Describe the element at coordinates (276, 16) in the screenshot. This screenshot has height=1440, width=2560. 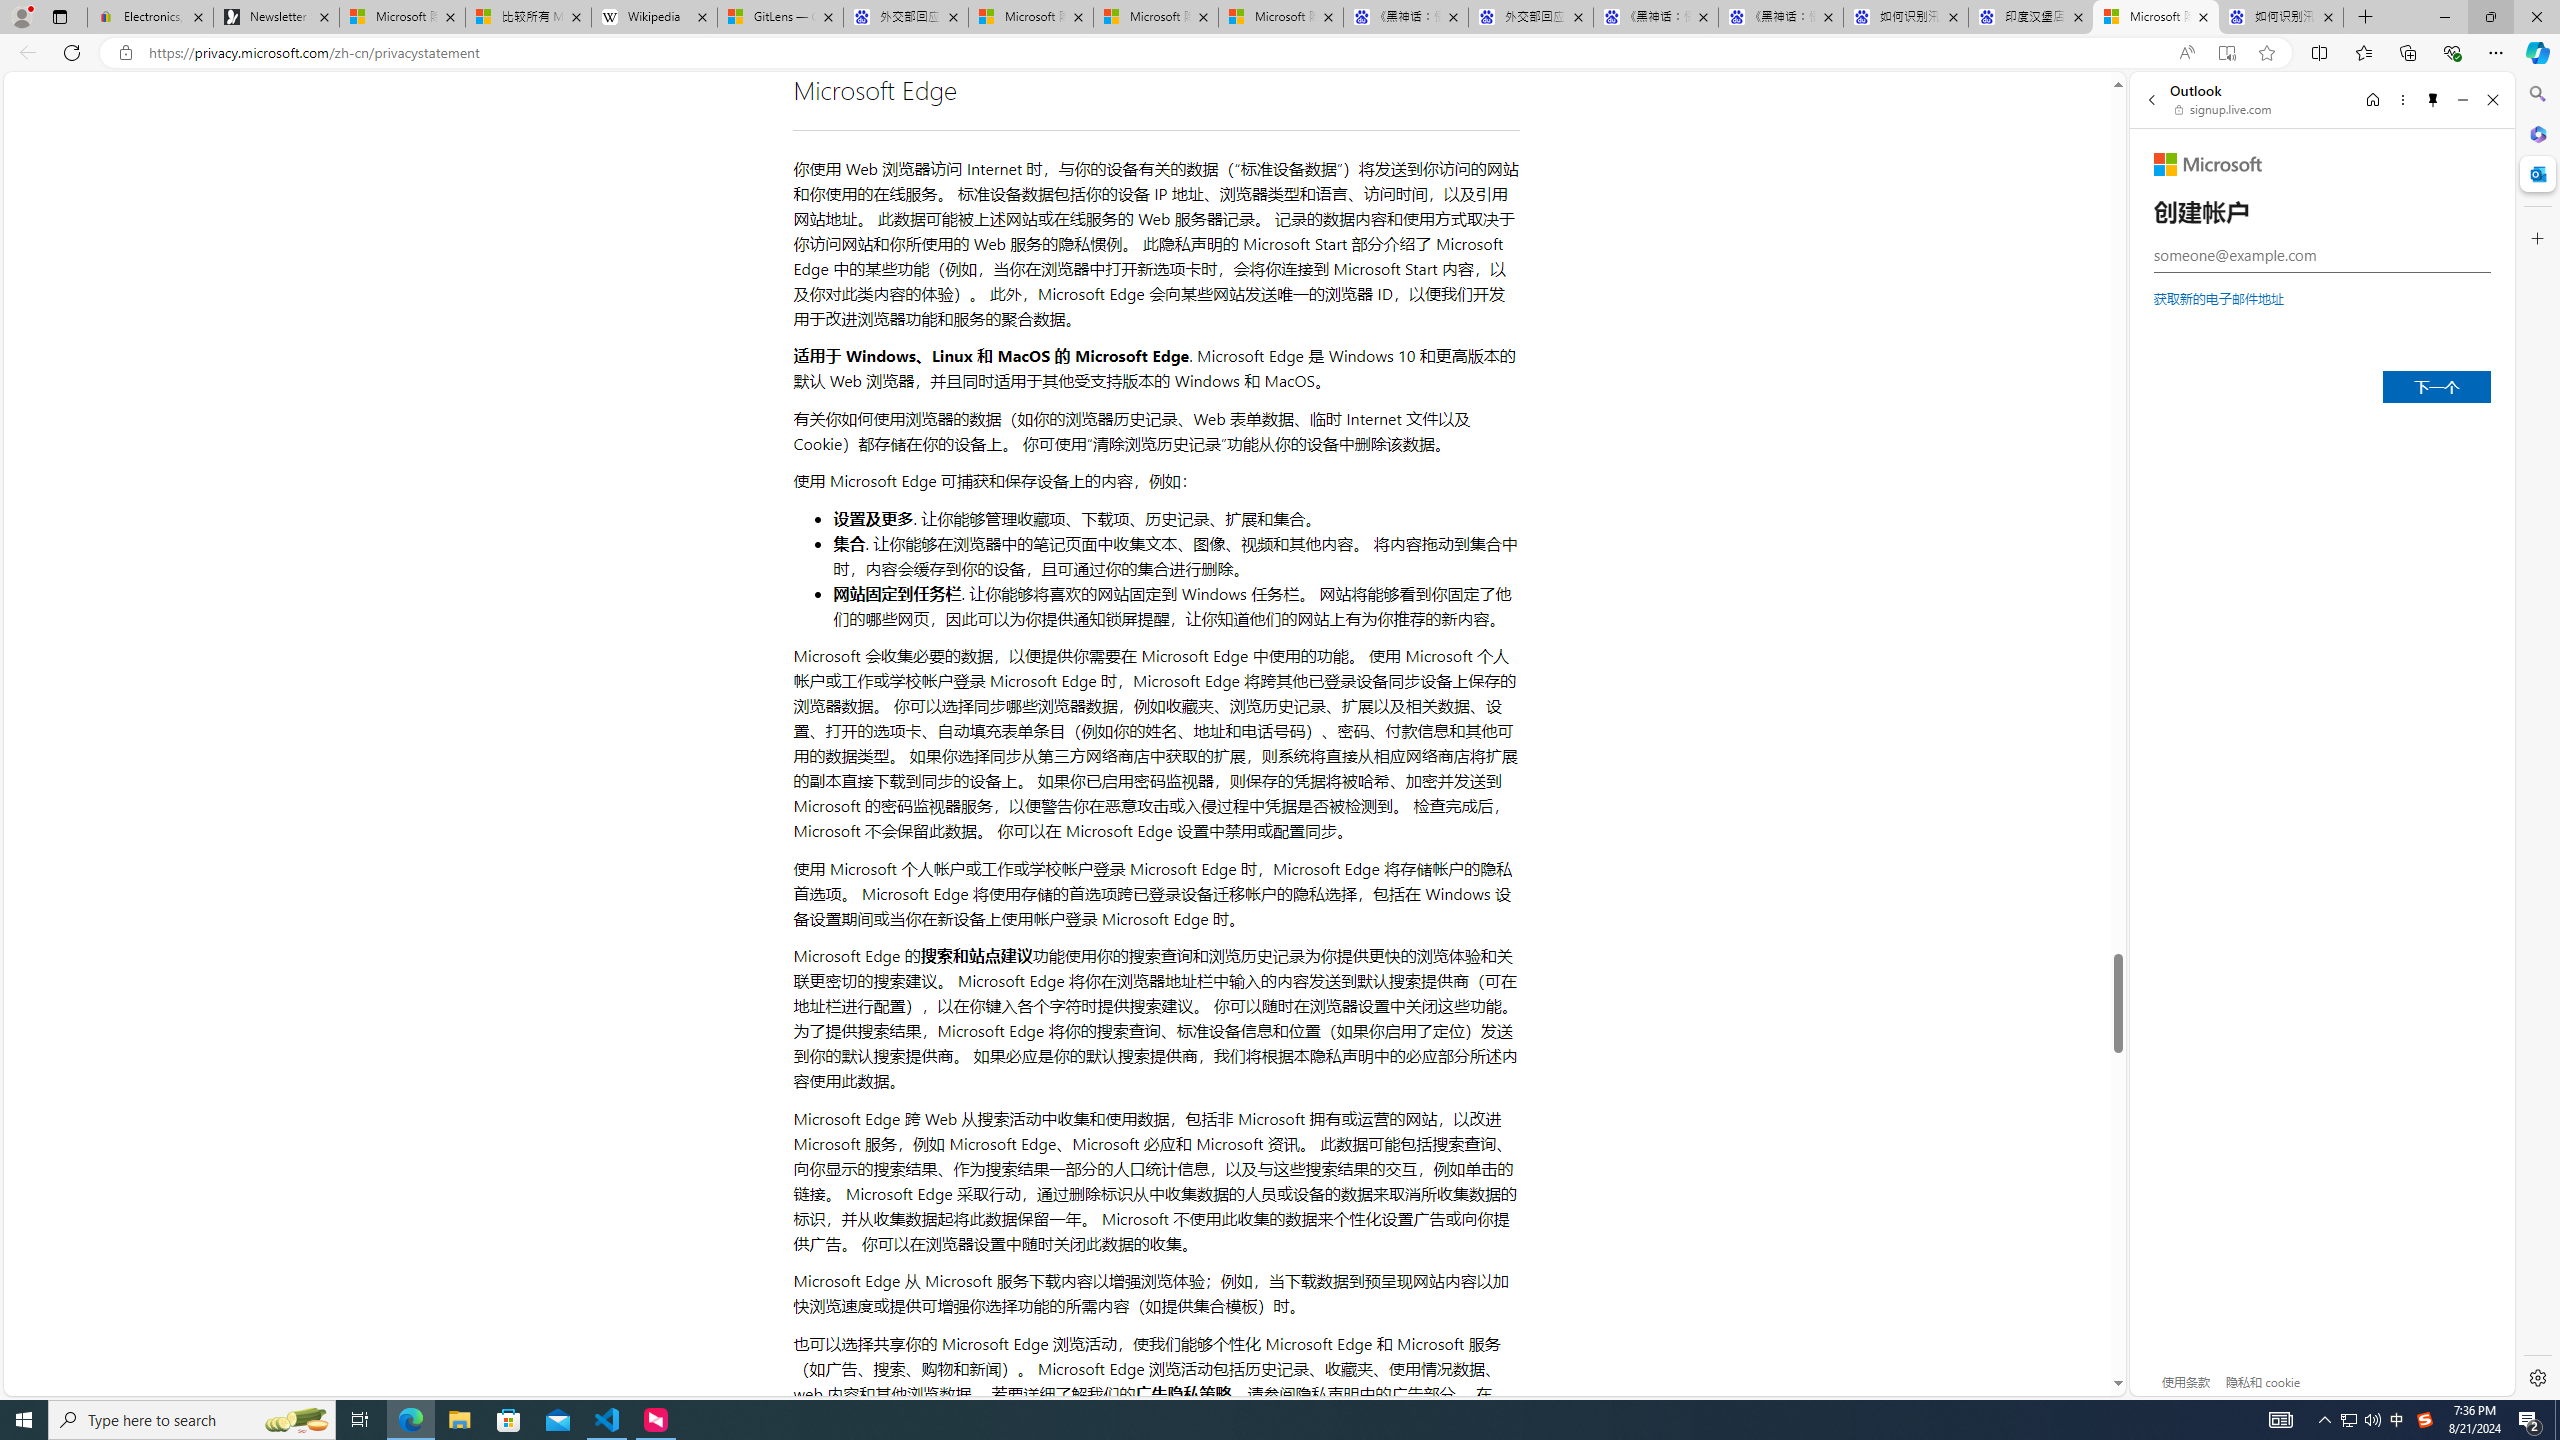
I see `'Newsletter Sign Up'` at that location.